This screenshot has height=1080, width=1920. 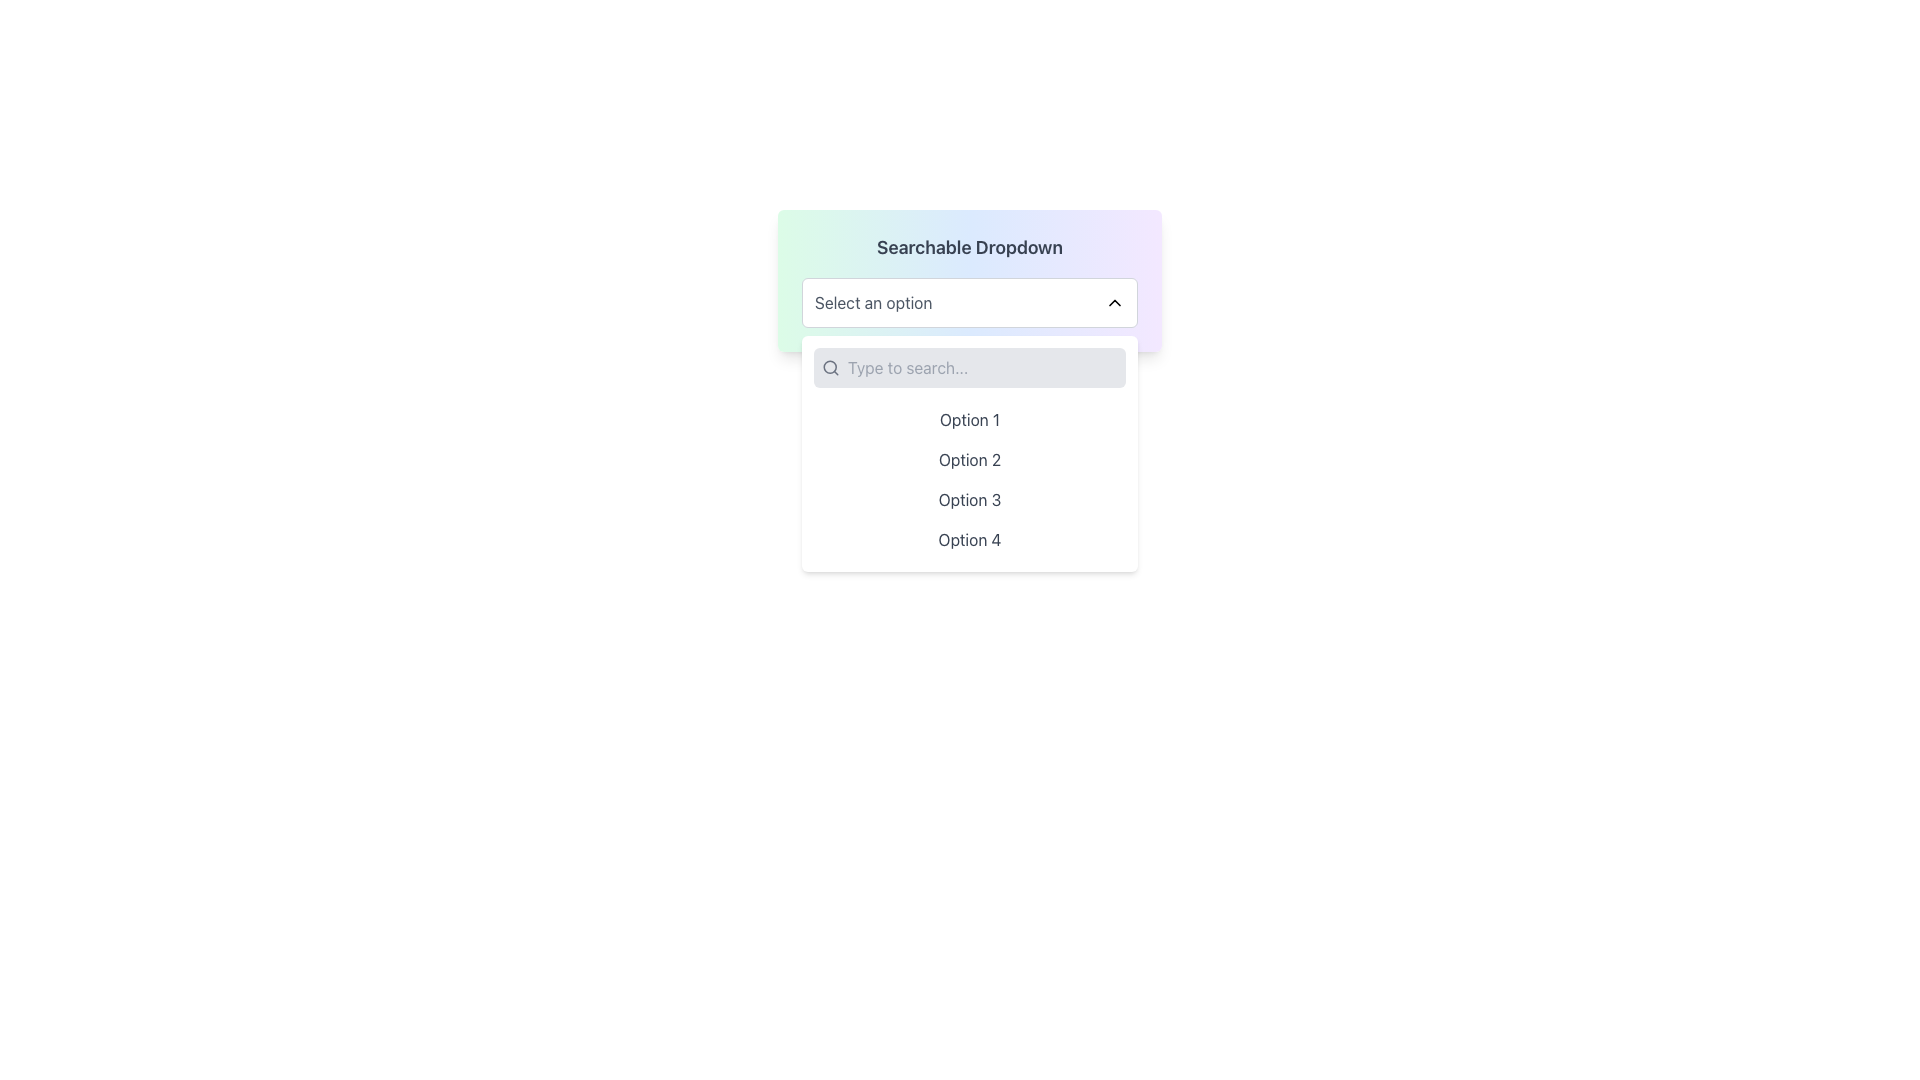 I want to click on the third selectable option in the dropdown menu, so click(x=969, y=499).